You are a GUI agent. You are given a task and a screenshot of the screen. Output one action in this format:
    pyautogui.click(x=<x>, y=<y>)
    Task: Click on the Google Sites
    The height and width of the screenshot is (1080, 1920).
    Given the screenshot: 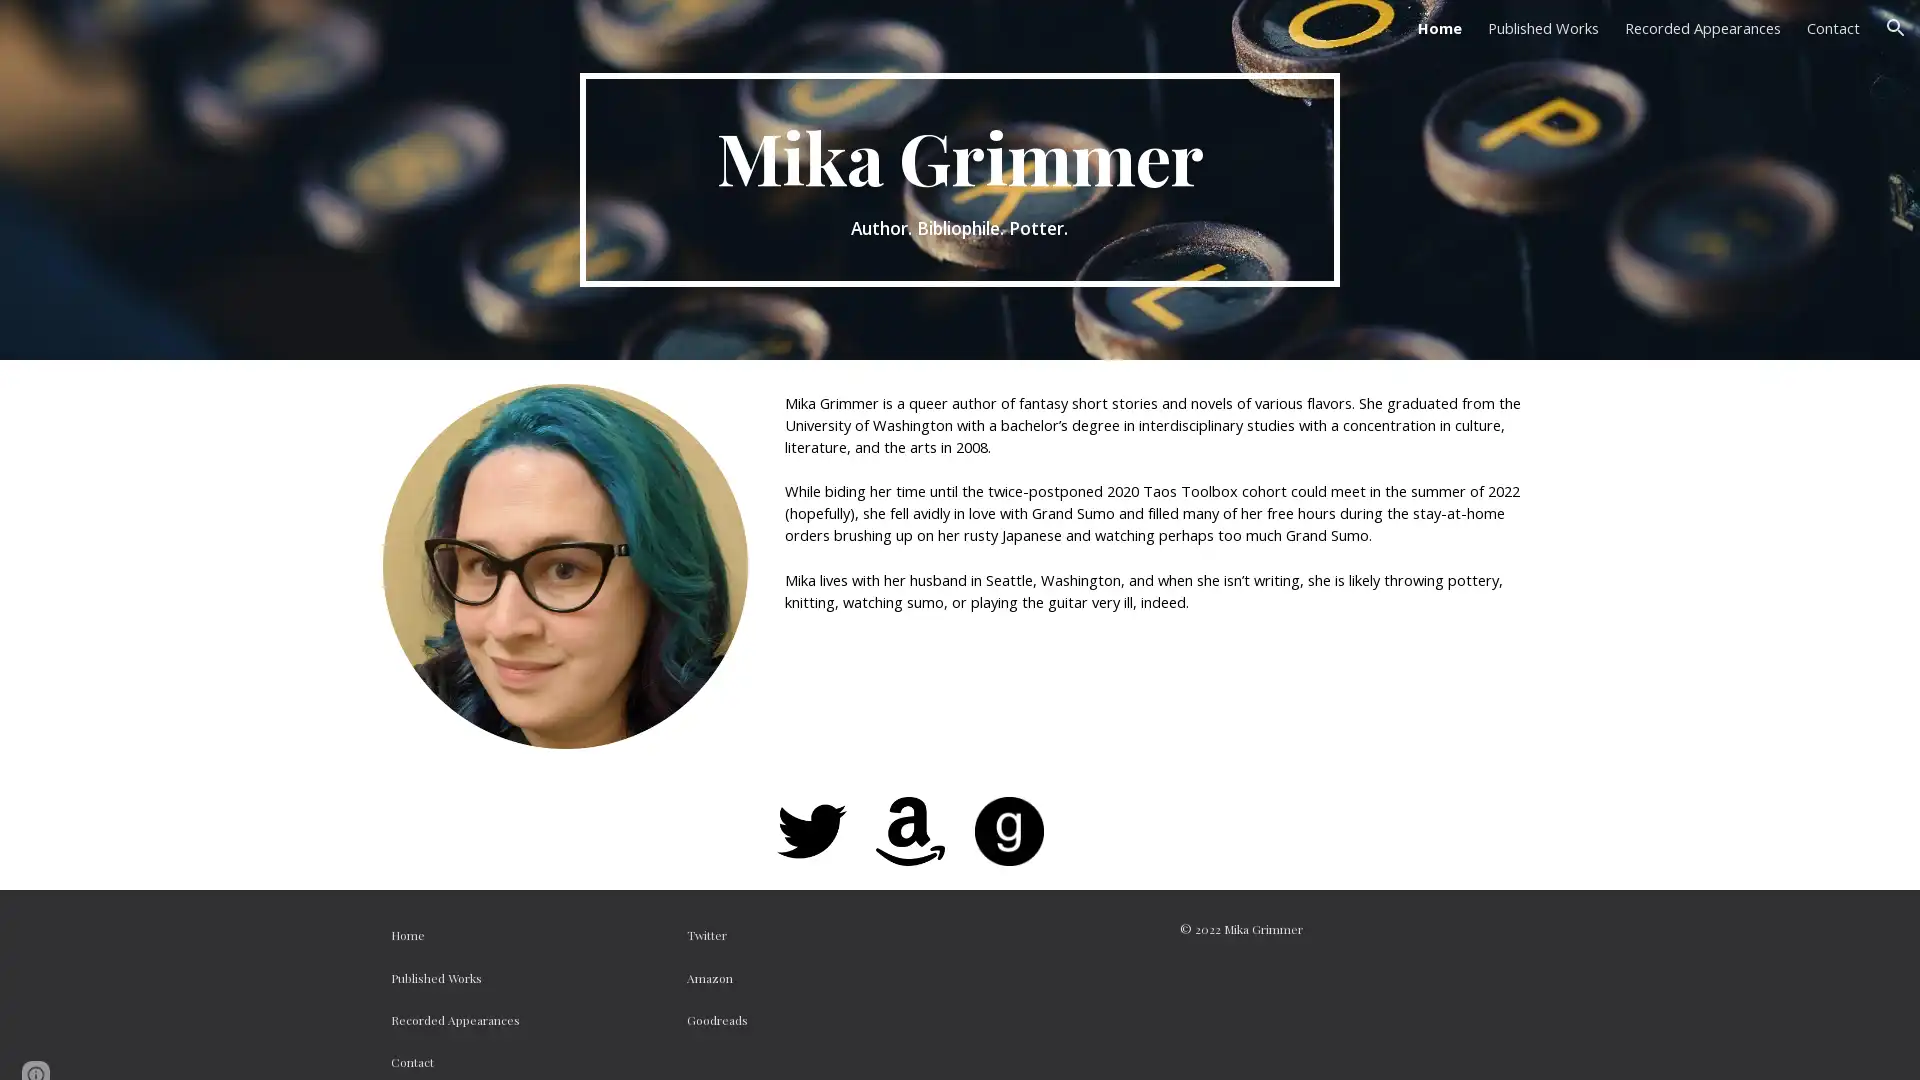 What is the action you would take?
    pyautogui.click(x=96, y=1044)
    